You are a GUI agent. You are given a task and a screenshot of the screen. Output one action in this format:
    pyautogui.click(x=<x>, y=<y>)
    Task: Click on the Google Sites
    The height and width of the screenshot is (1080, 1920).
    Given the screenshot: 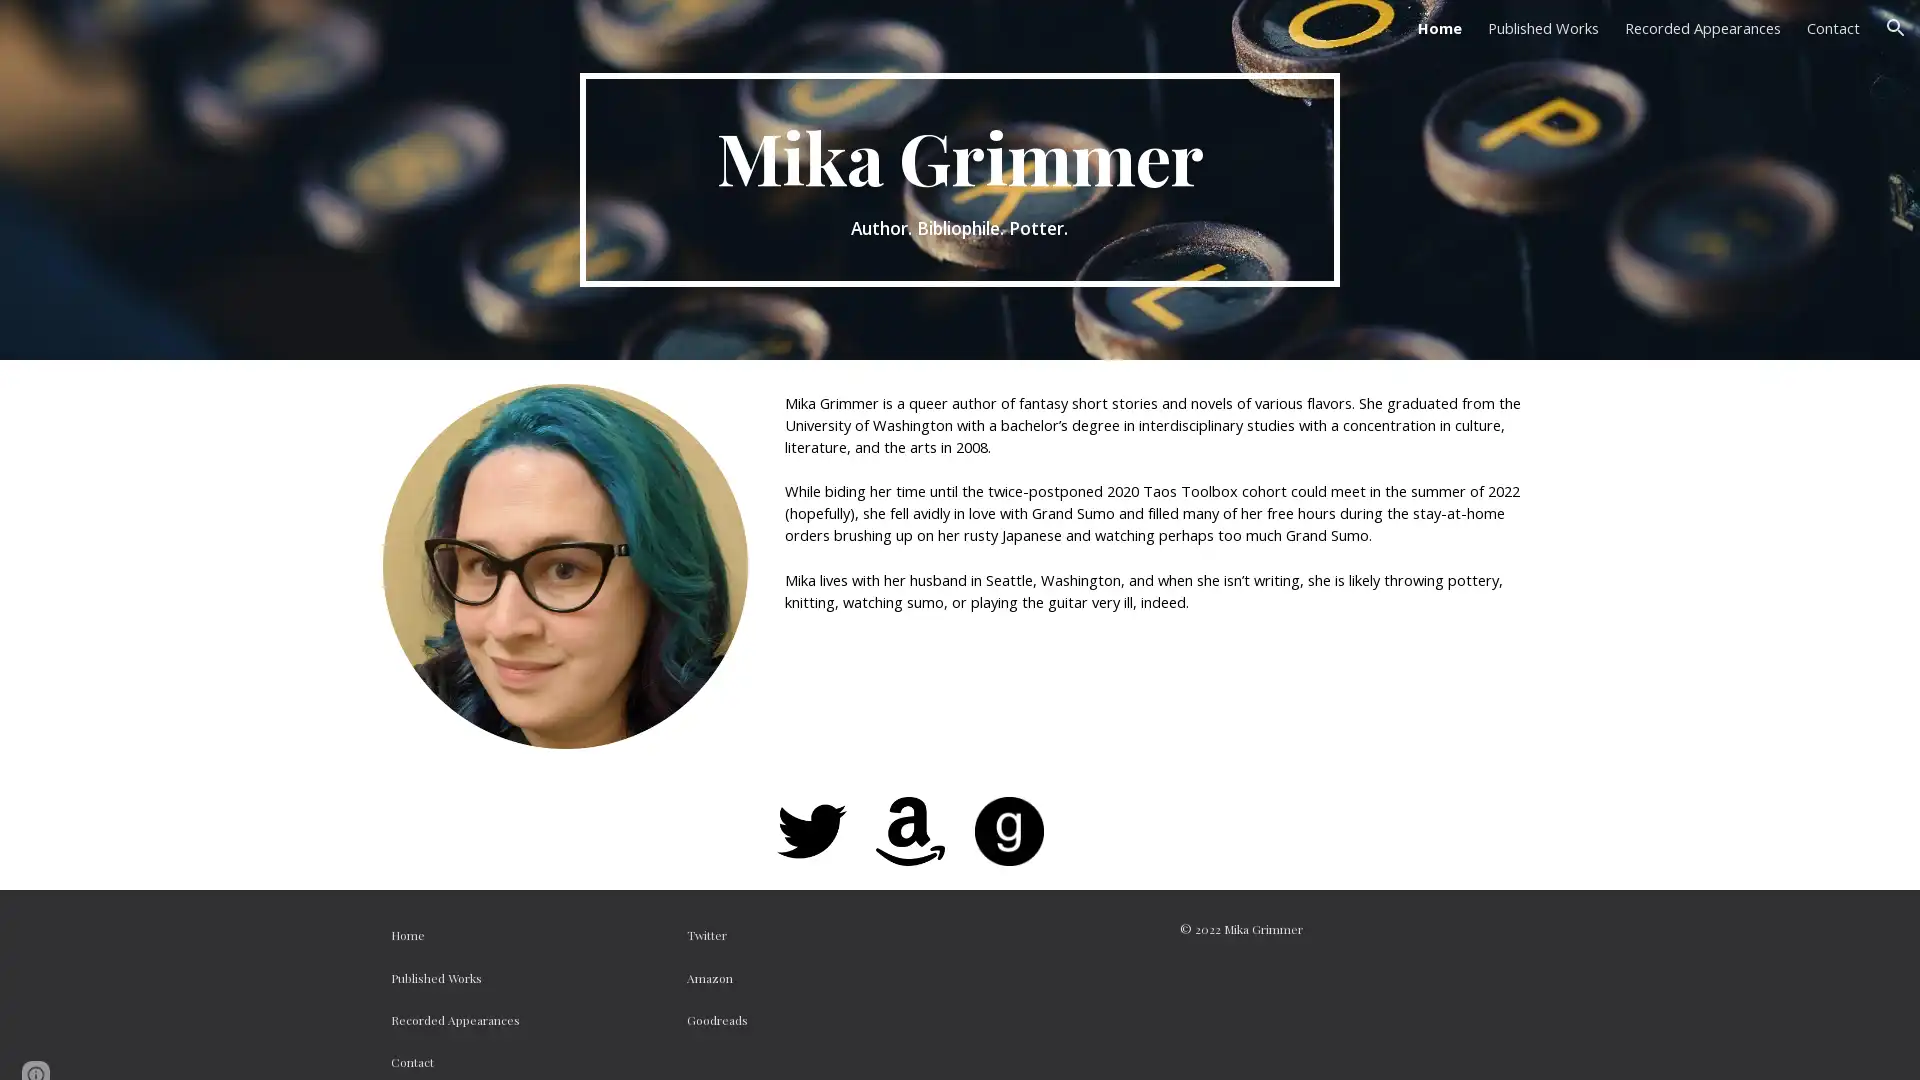 What is the action you would take?
    pyautogui.click(x=96, y=1044)
    